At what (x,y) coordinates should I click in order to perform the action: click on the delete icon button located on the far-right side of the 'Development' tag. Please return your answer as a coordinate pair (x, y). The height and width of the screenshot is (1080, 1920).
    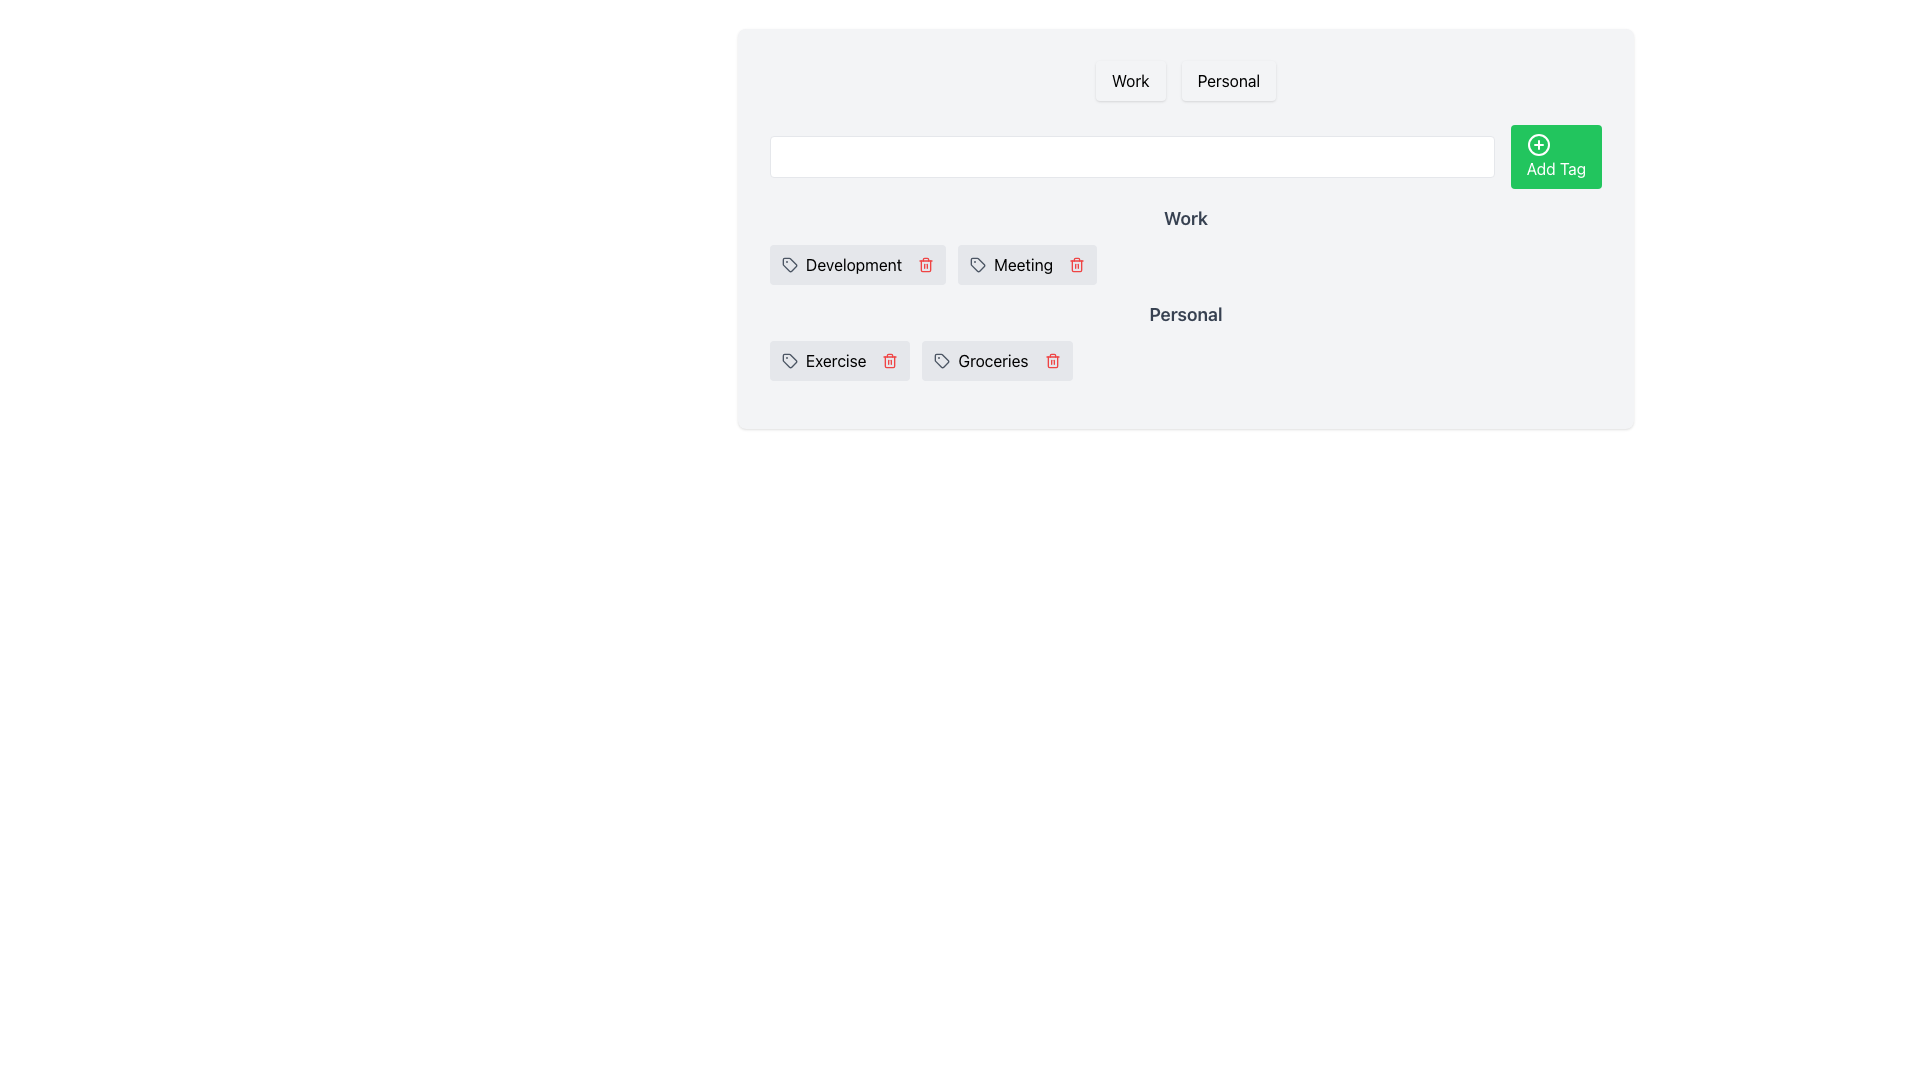
    Looking at the image, I should click on (925, 264).